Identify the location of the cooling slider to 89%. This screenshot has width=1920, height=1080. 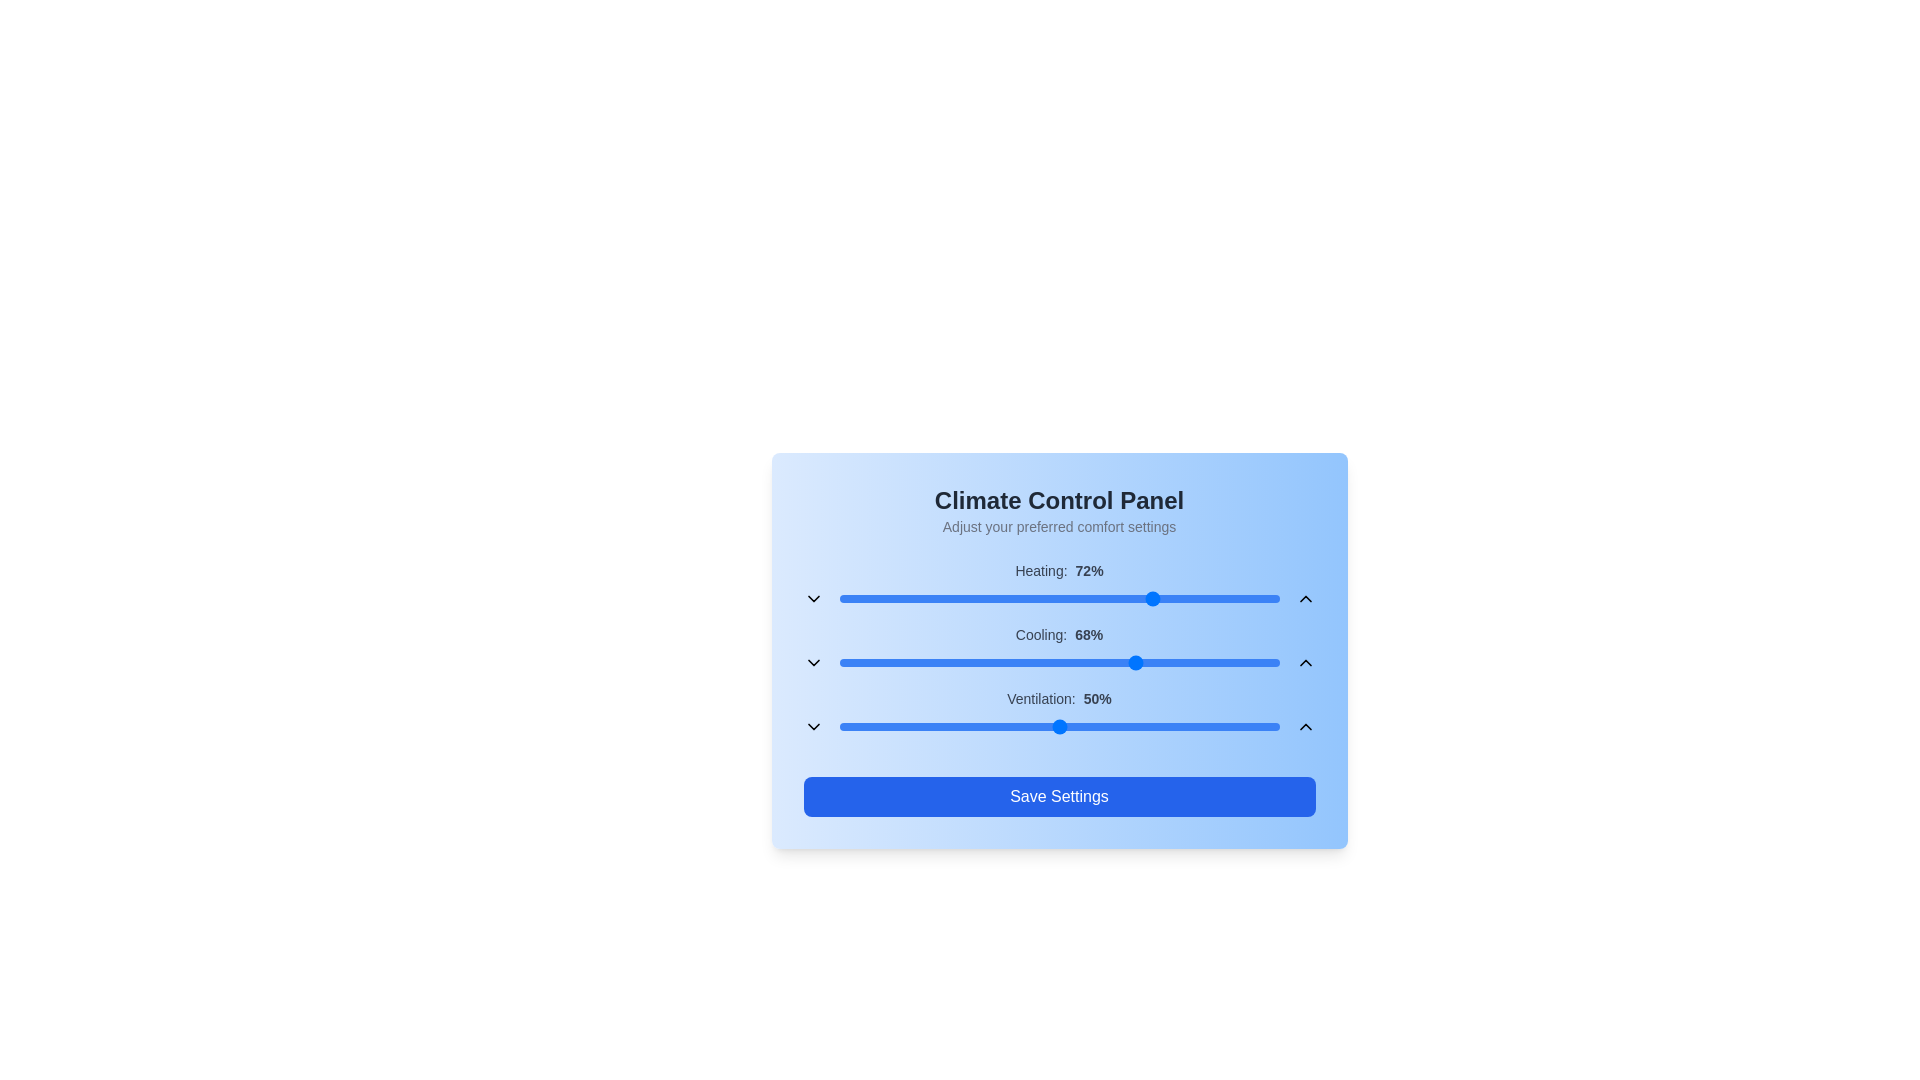
(1230, 663).